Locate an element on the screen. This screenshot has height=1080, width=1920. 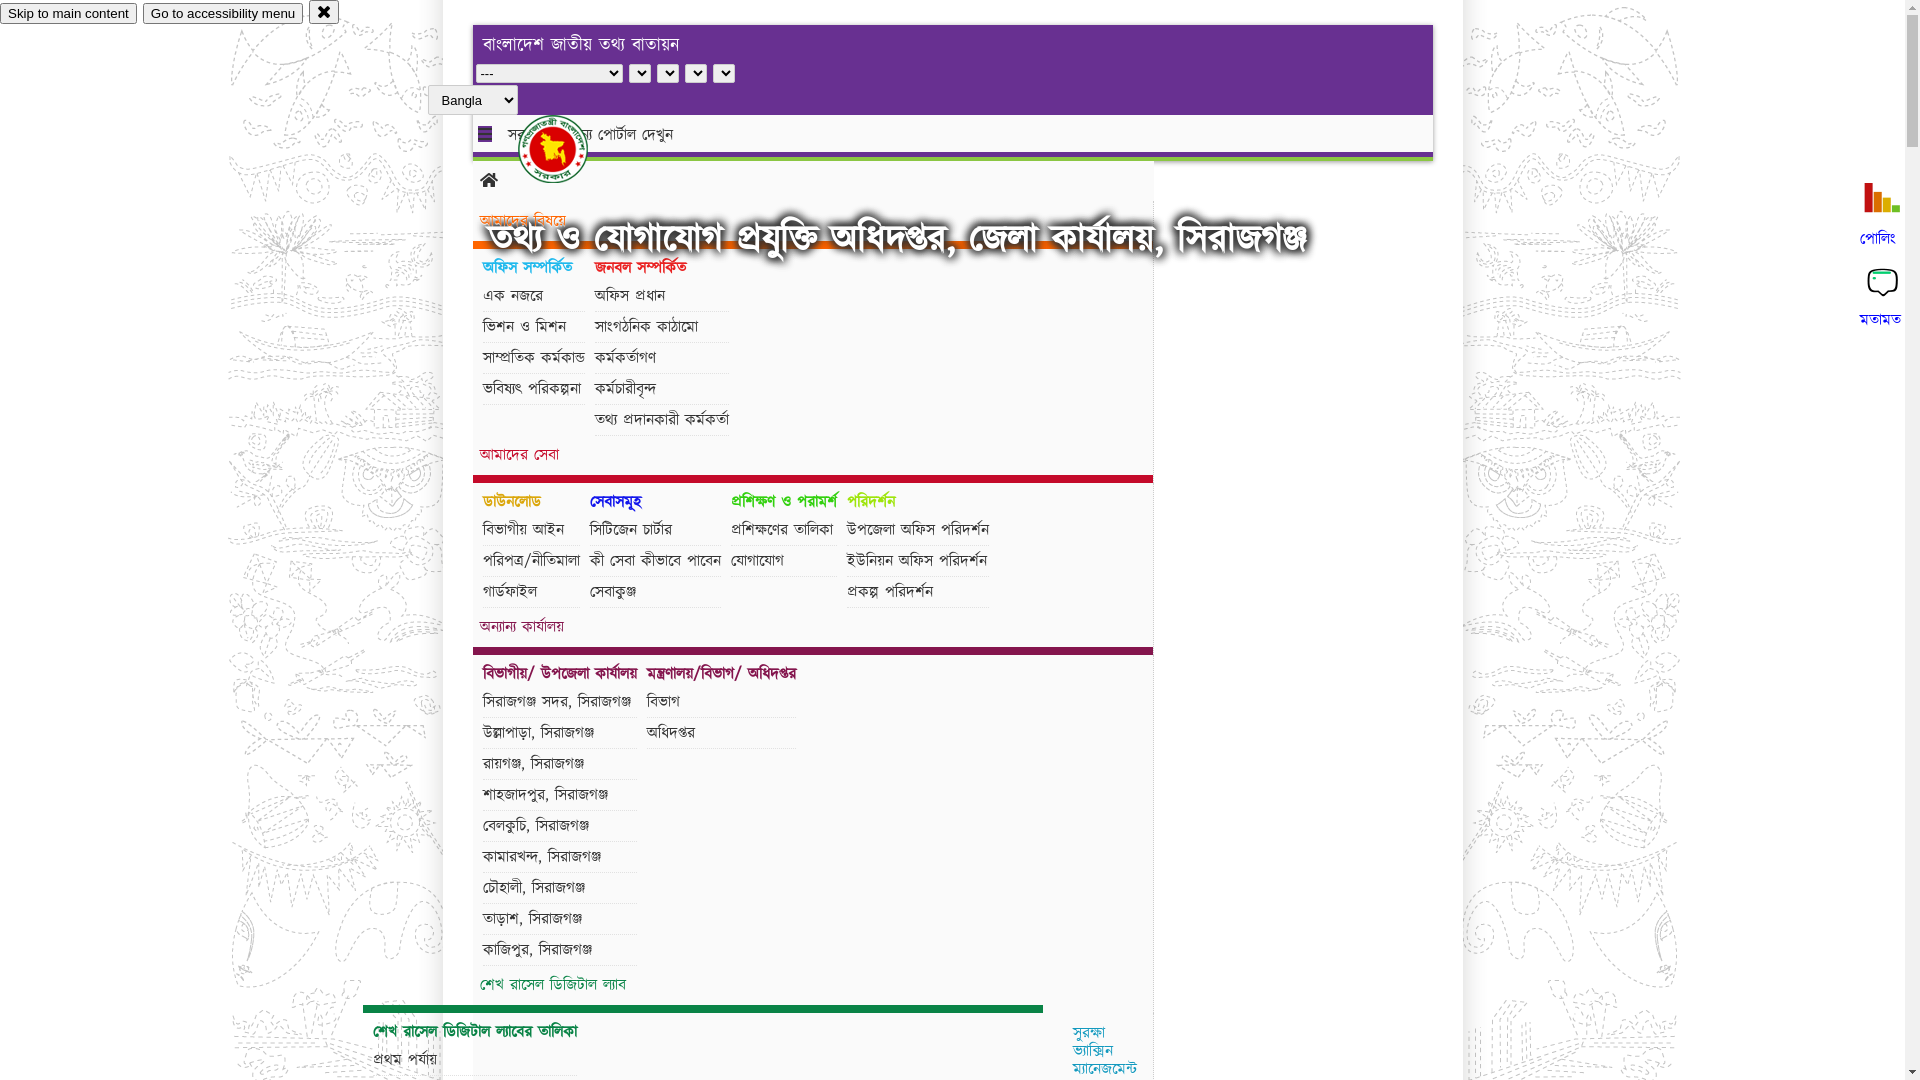
'Go to accessibility menu' is located at coordinates (222, 13).